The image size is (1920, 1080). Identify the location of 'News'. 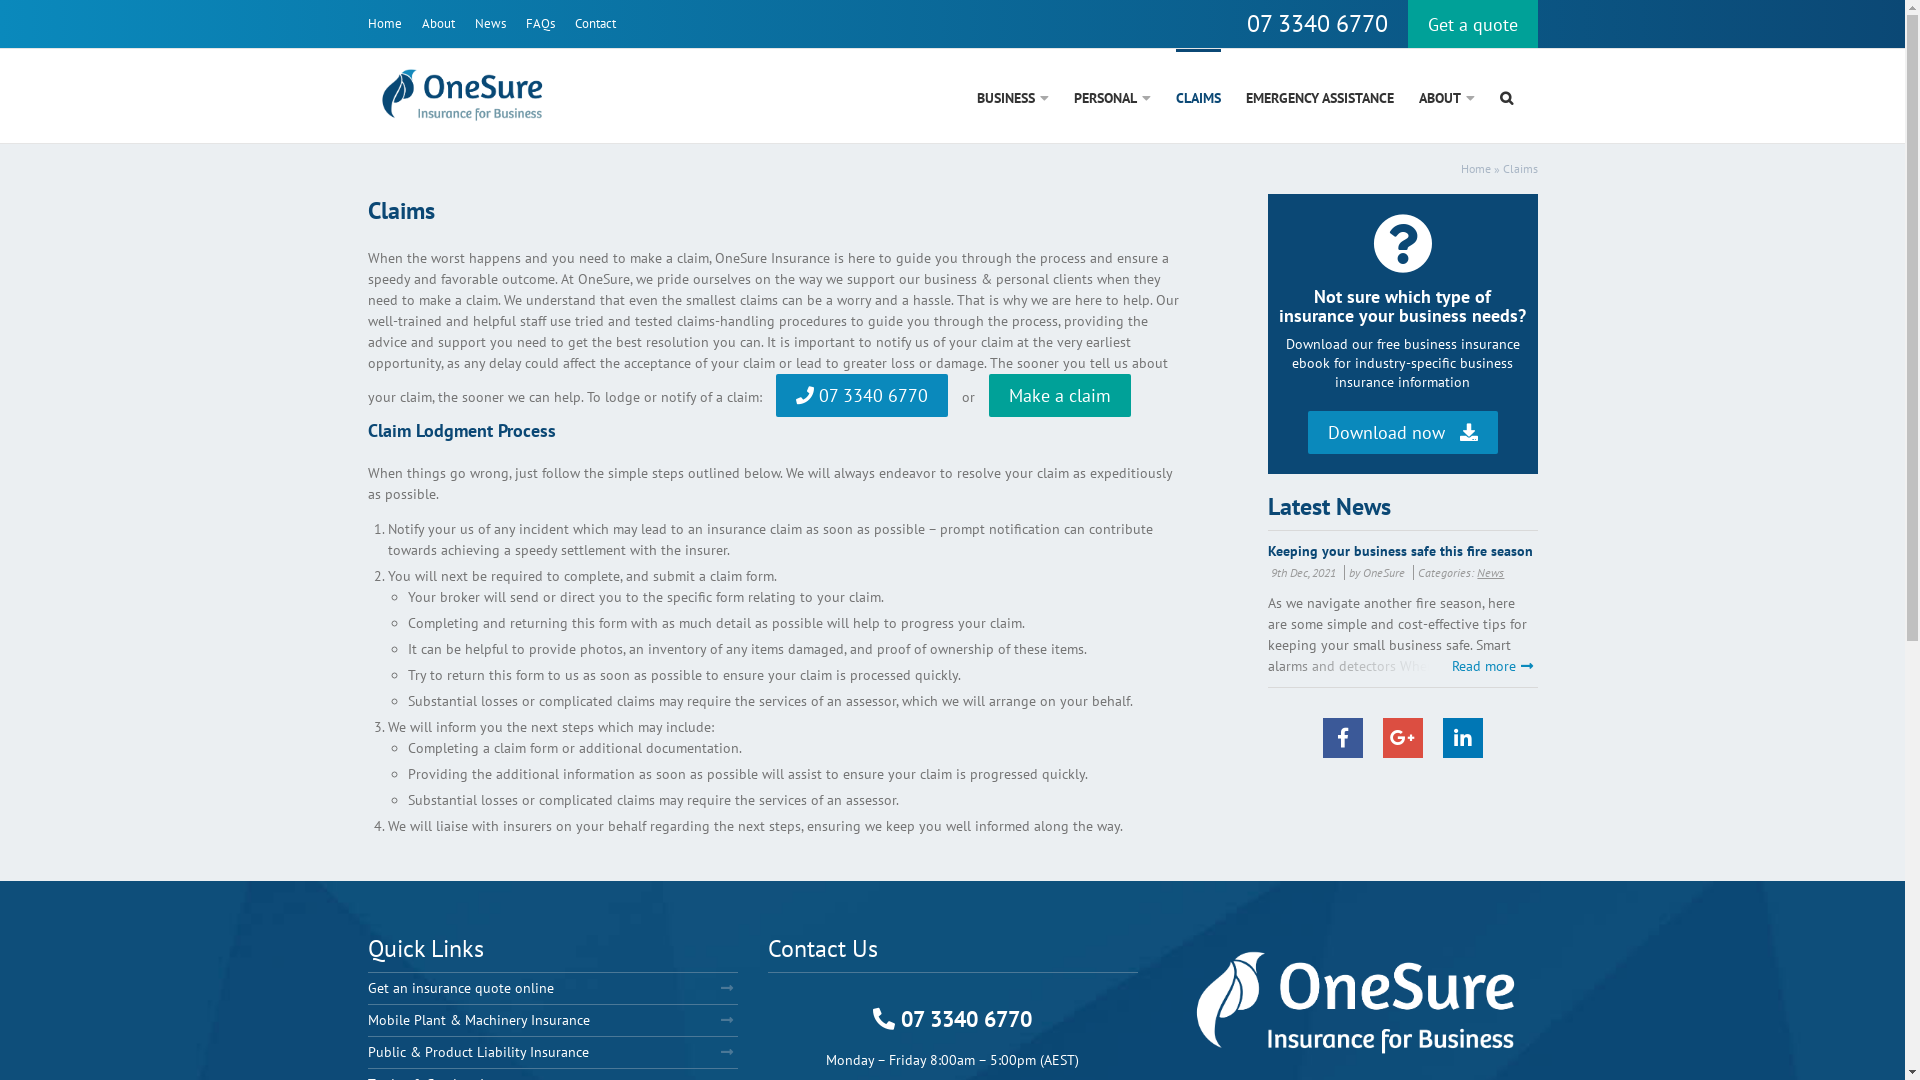
(1490, 571).